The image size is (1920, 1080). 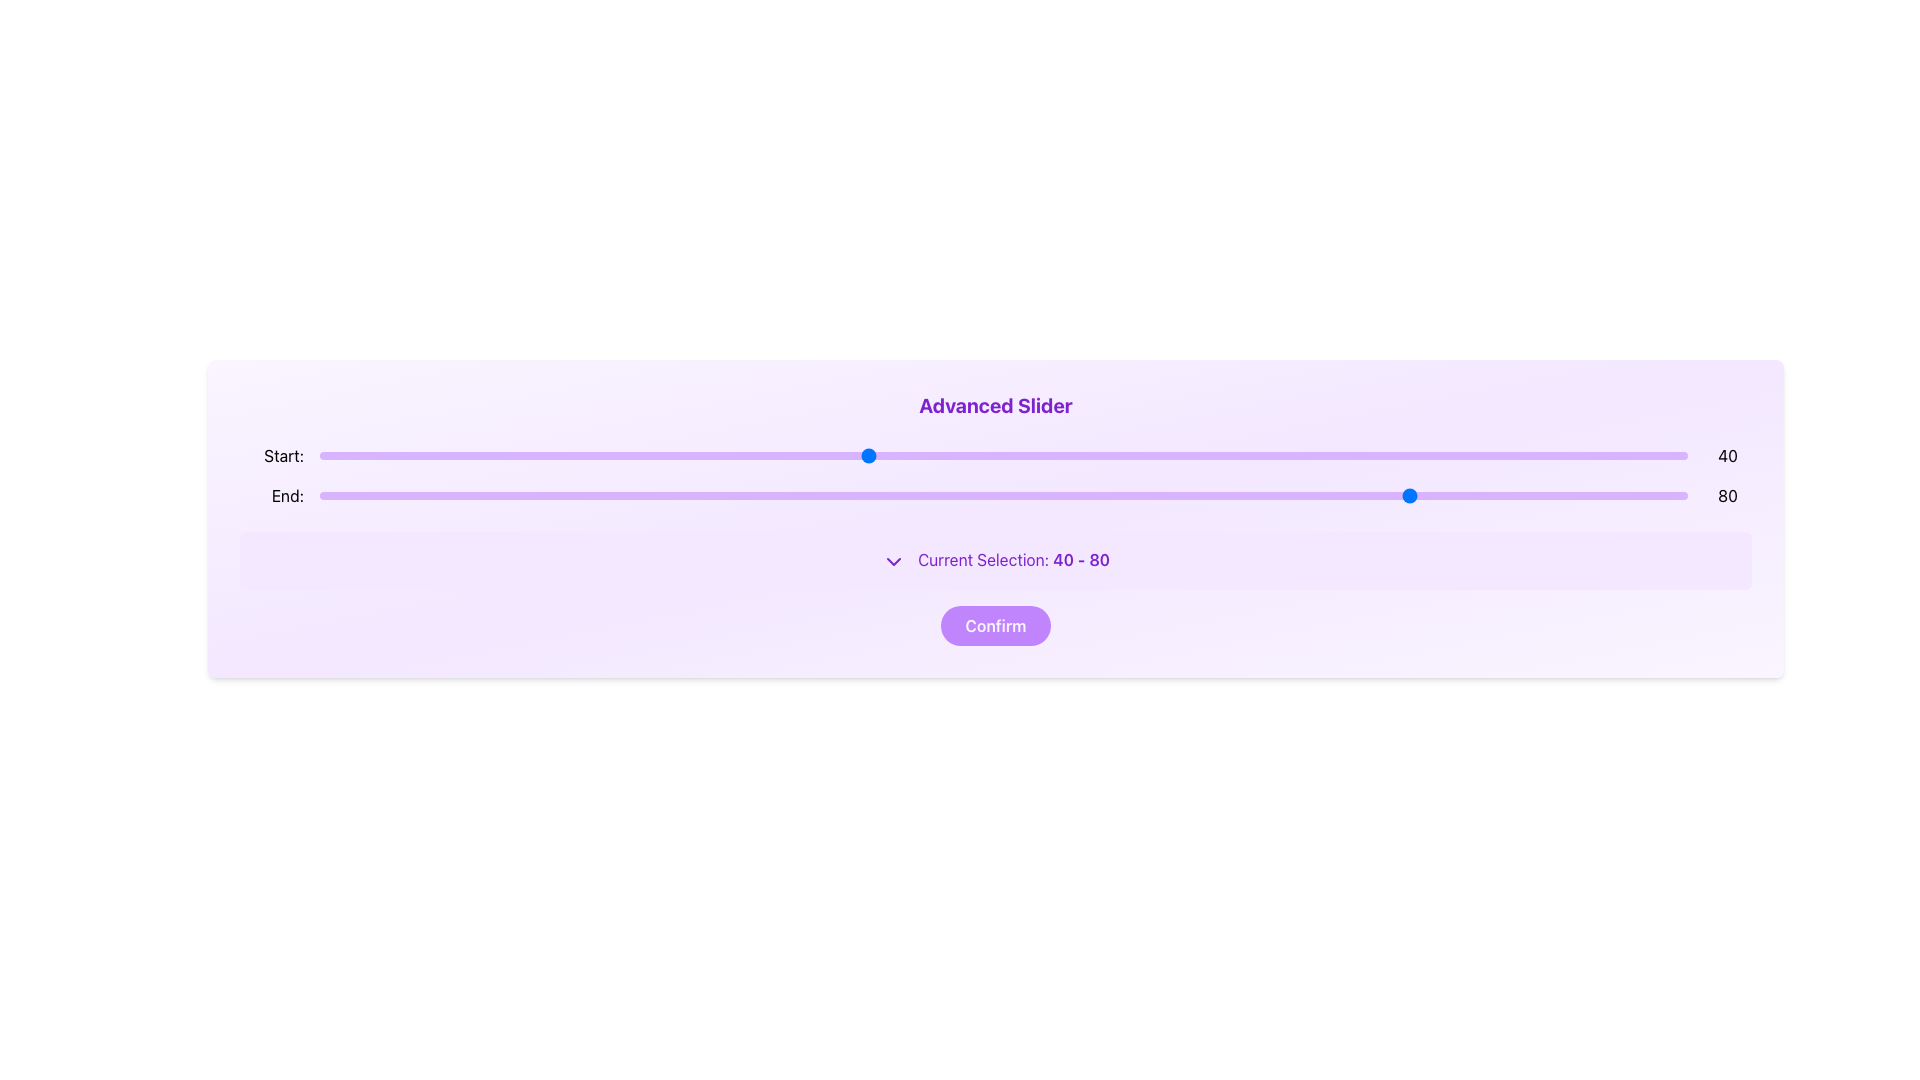 I want to click on the advanced slider, so click(x=1469, y=455).